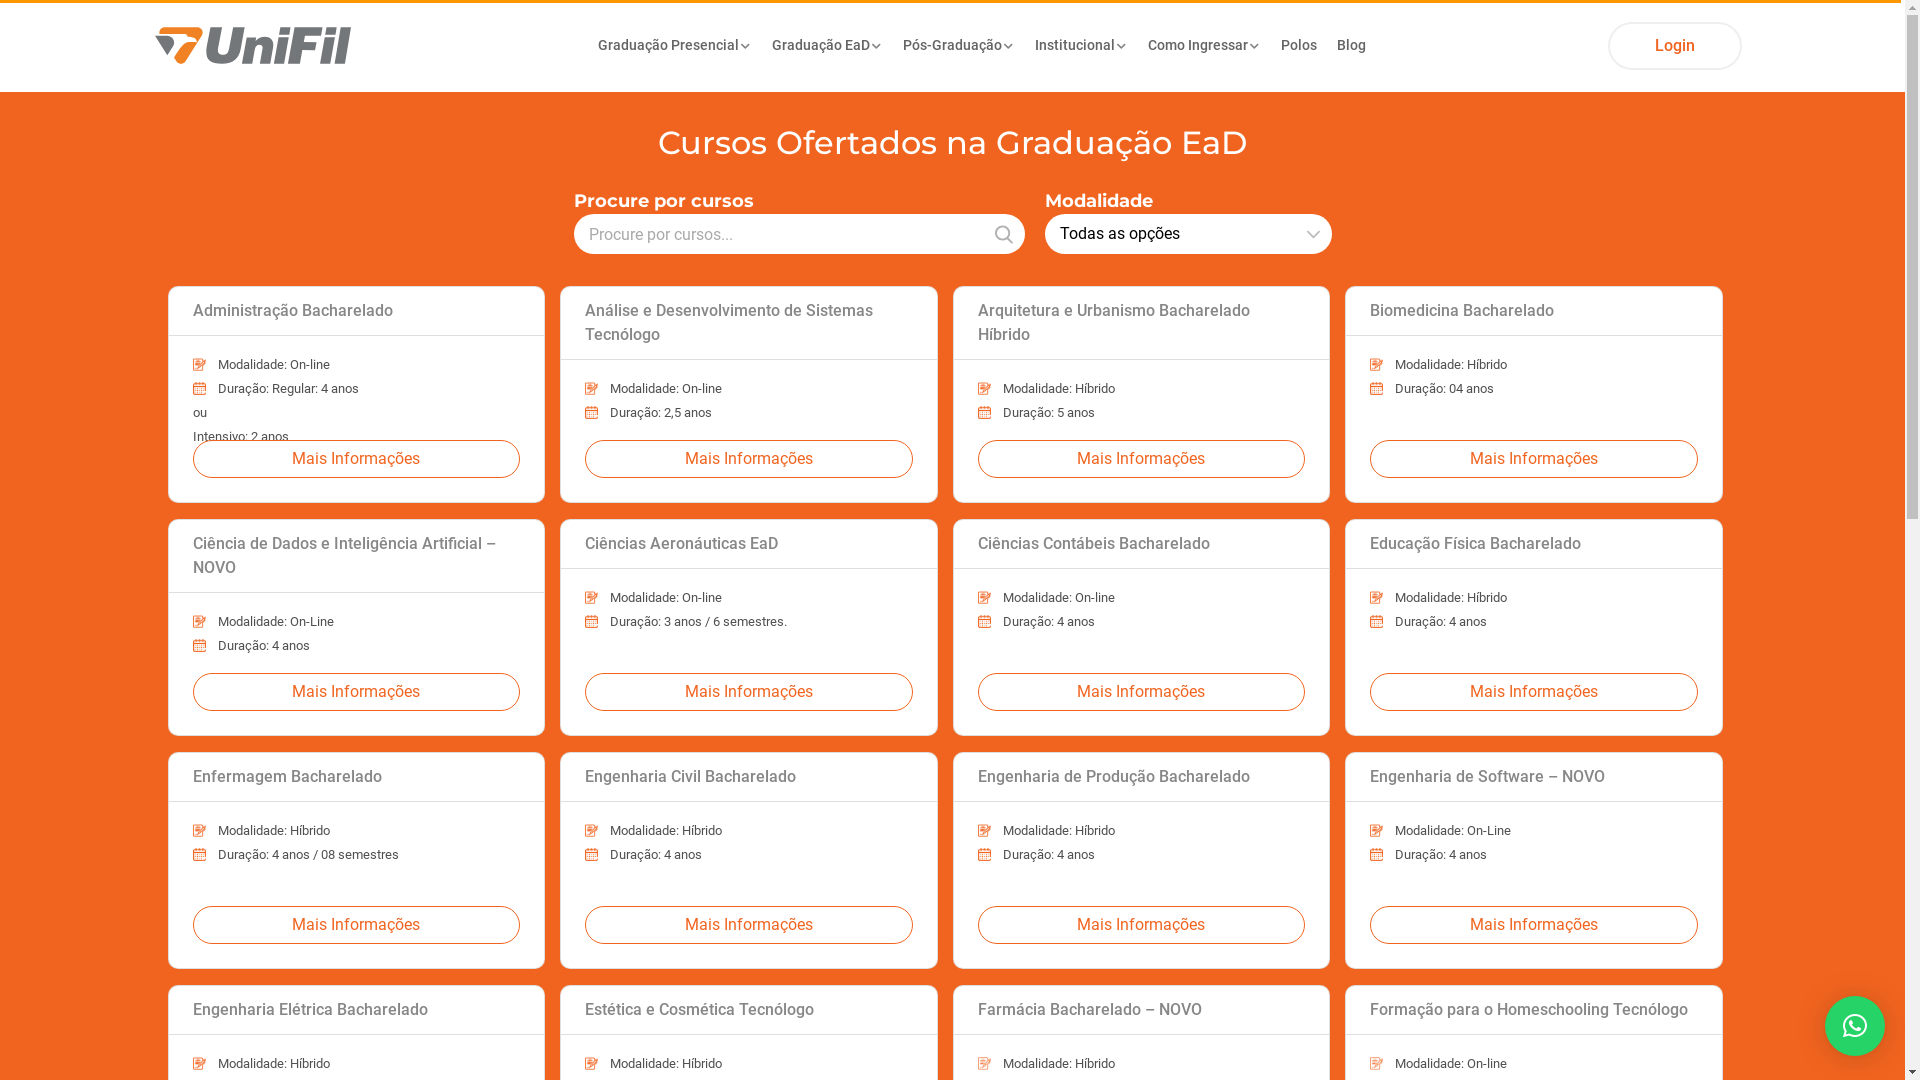  I want to click on 'Enfermagem Bacharelado', so click(355, 776).